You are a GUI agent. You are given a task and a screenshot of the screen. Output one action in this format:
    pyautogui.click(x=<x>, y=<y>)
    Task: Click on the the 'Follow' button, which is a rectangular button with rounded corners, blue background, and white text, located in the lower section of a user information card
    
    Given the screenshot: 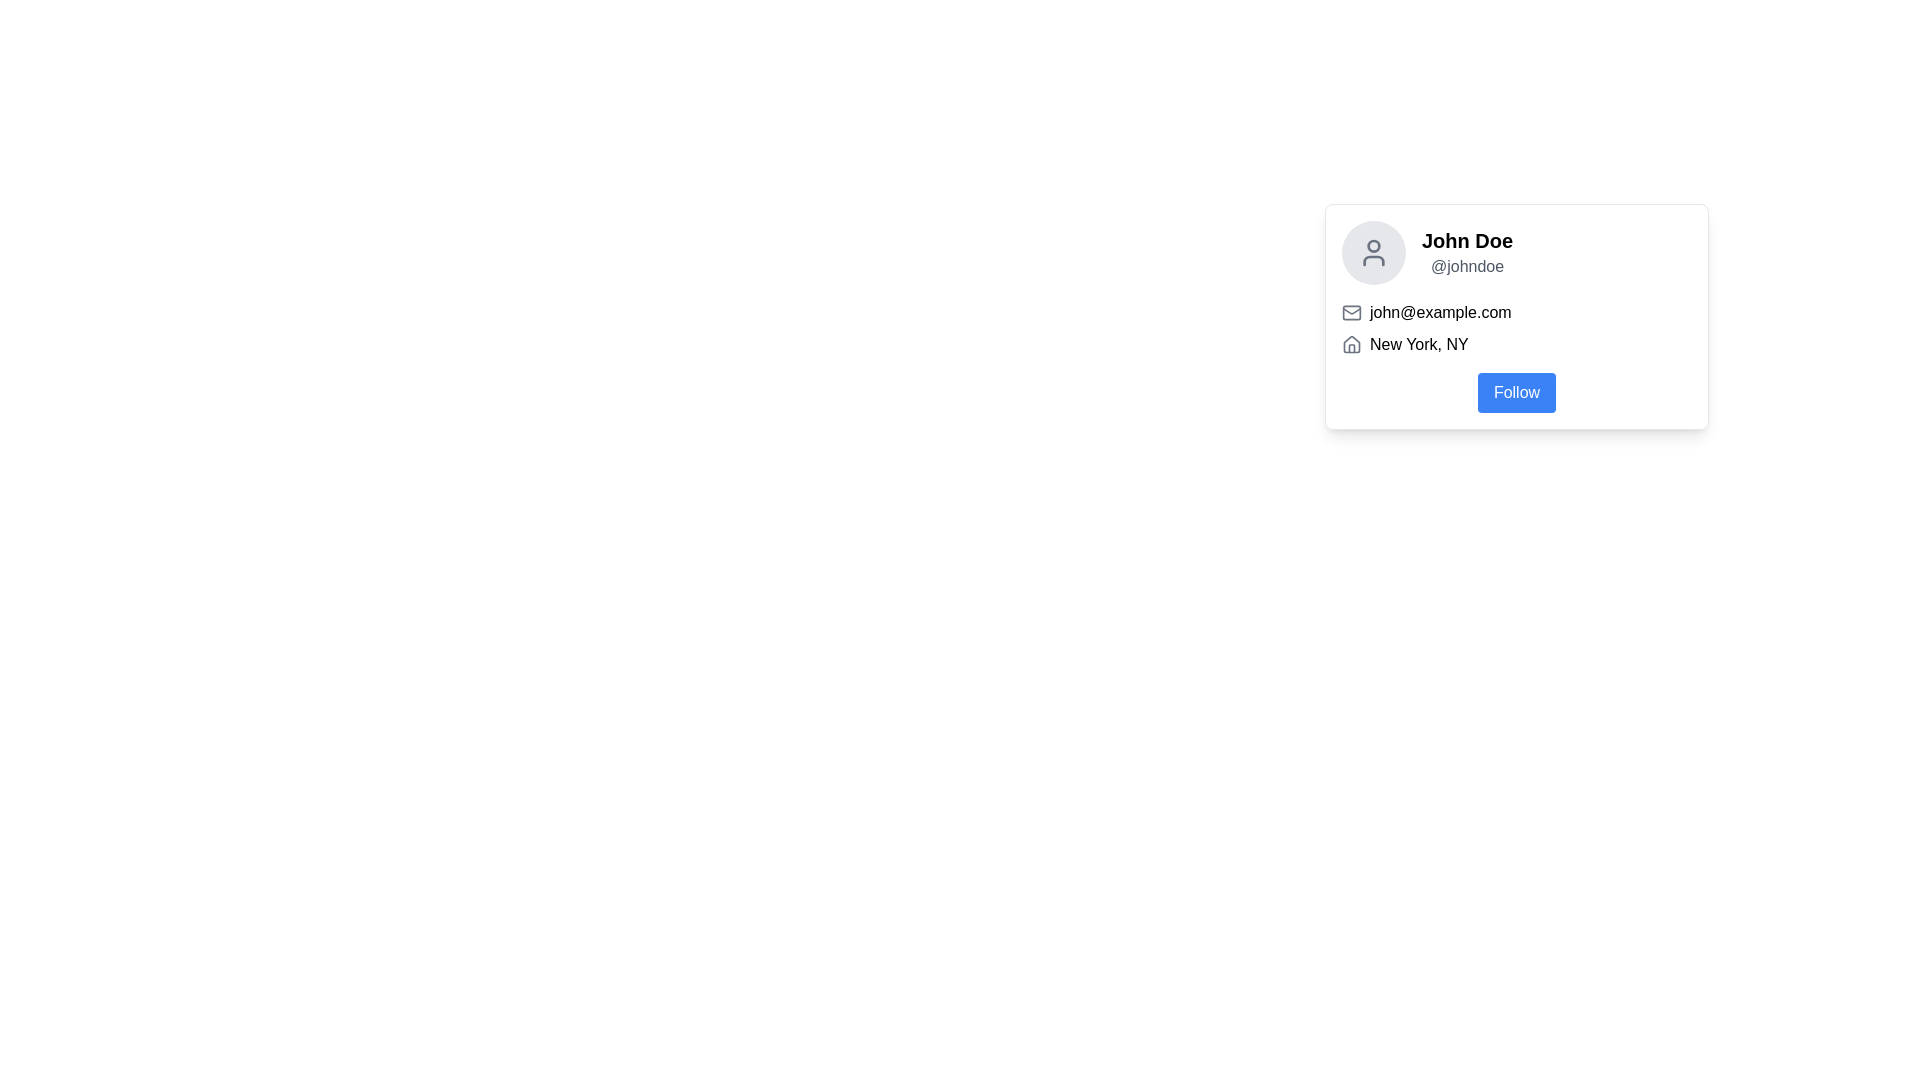 What is the action you would take?
    pyautogui.click(x=1516, y=393)
    